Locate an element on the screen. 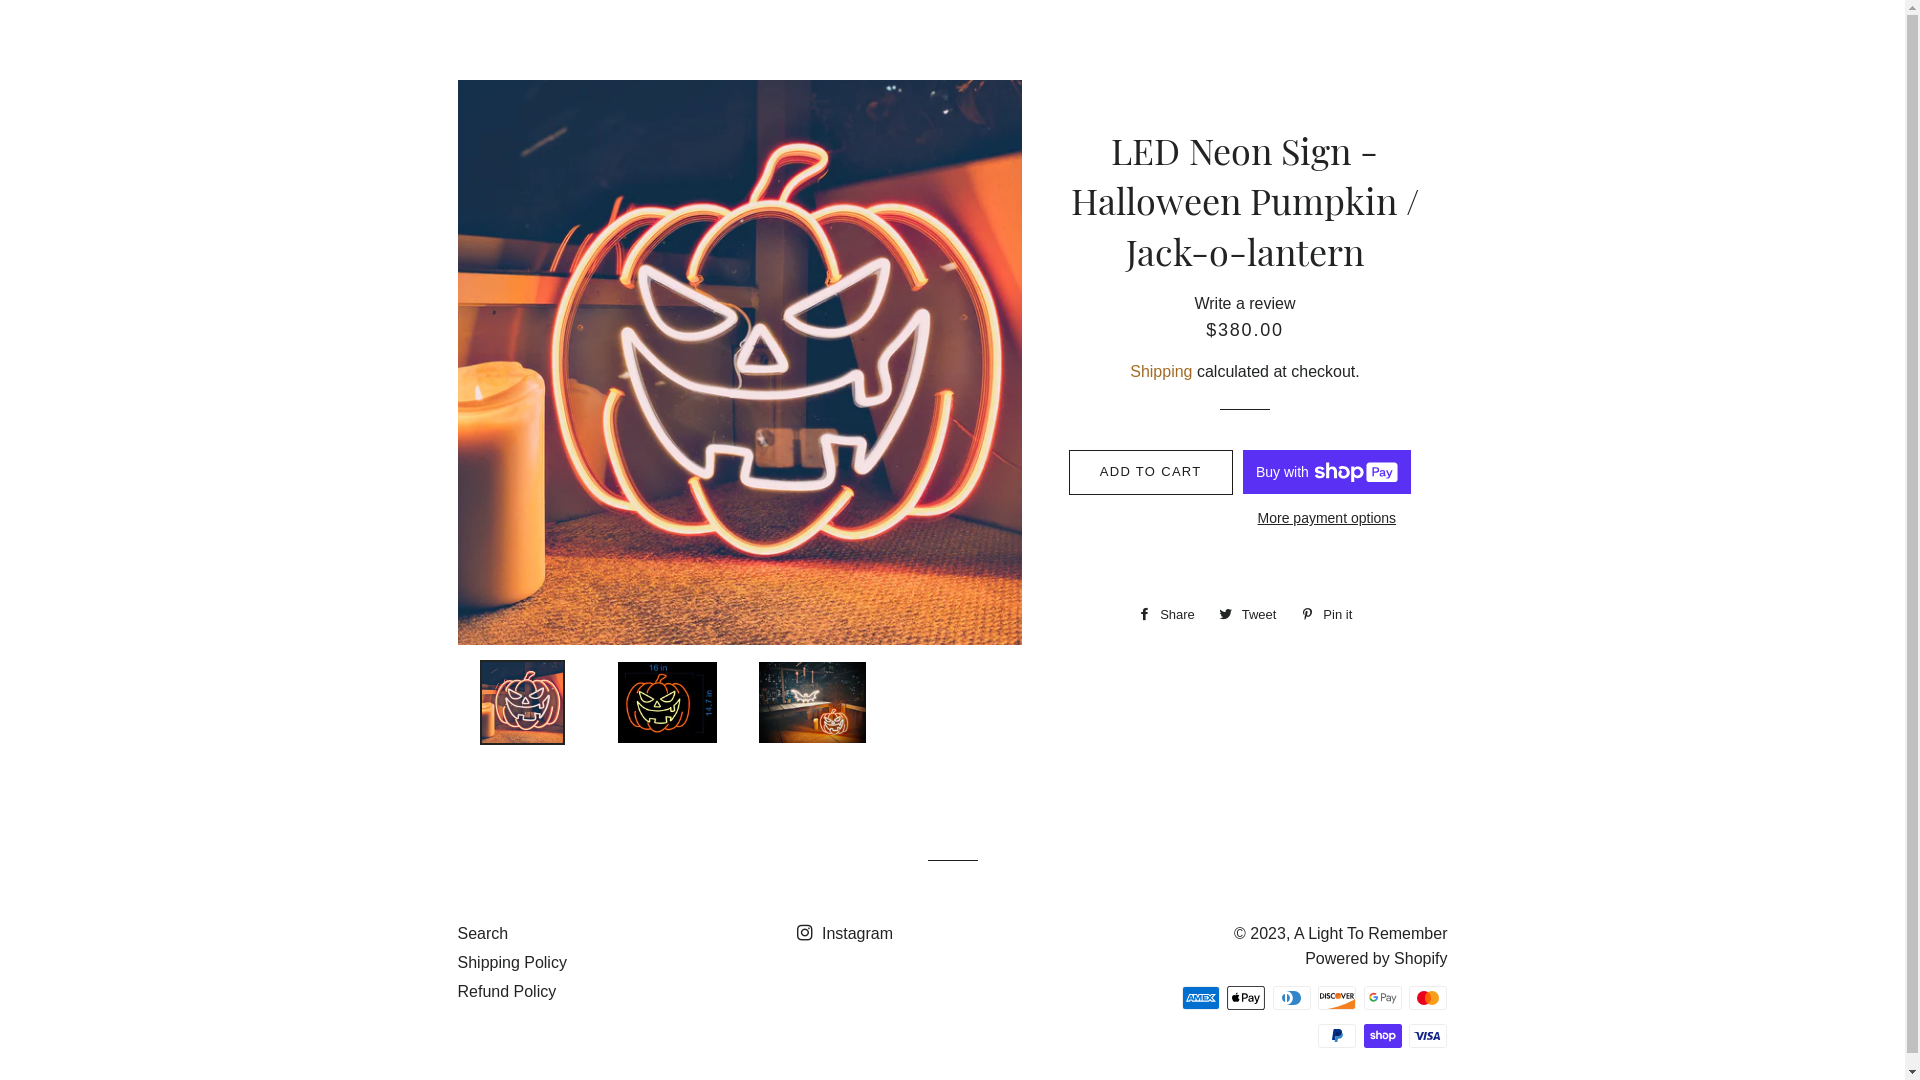 This screenshot has width=1920, height=1080. 'Instagram' is located at coordinates (844, 933).